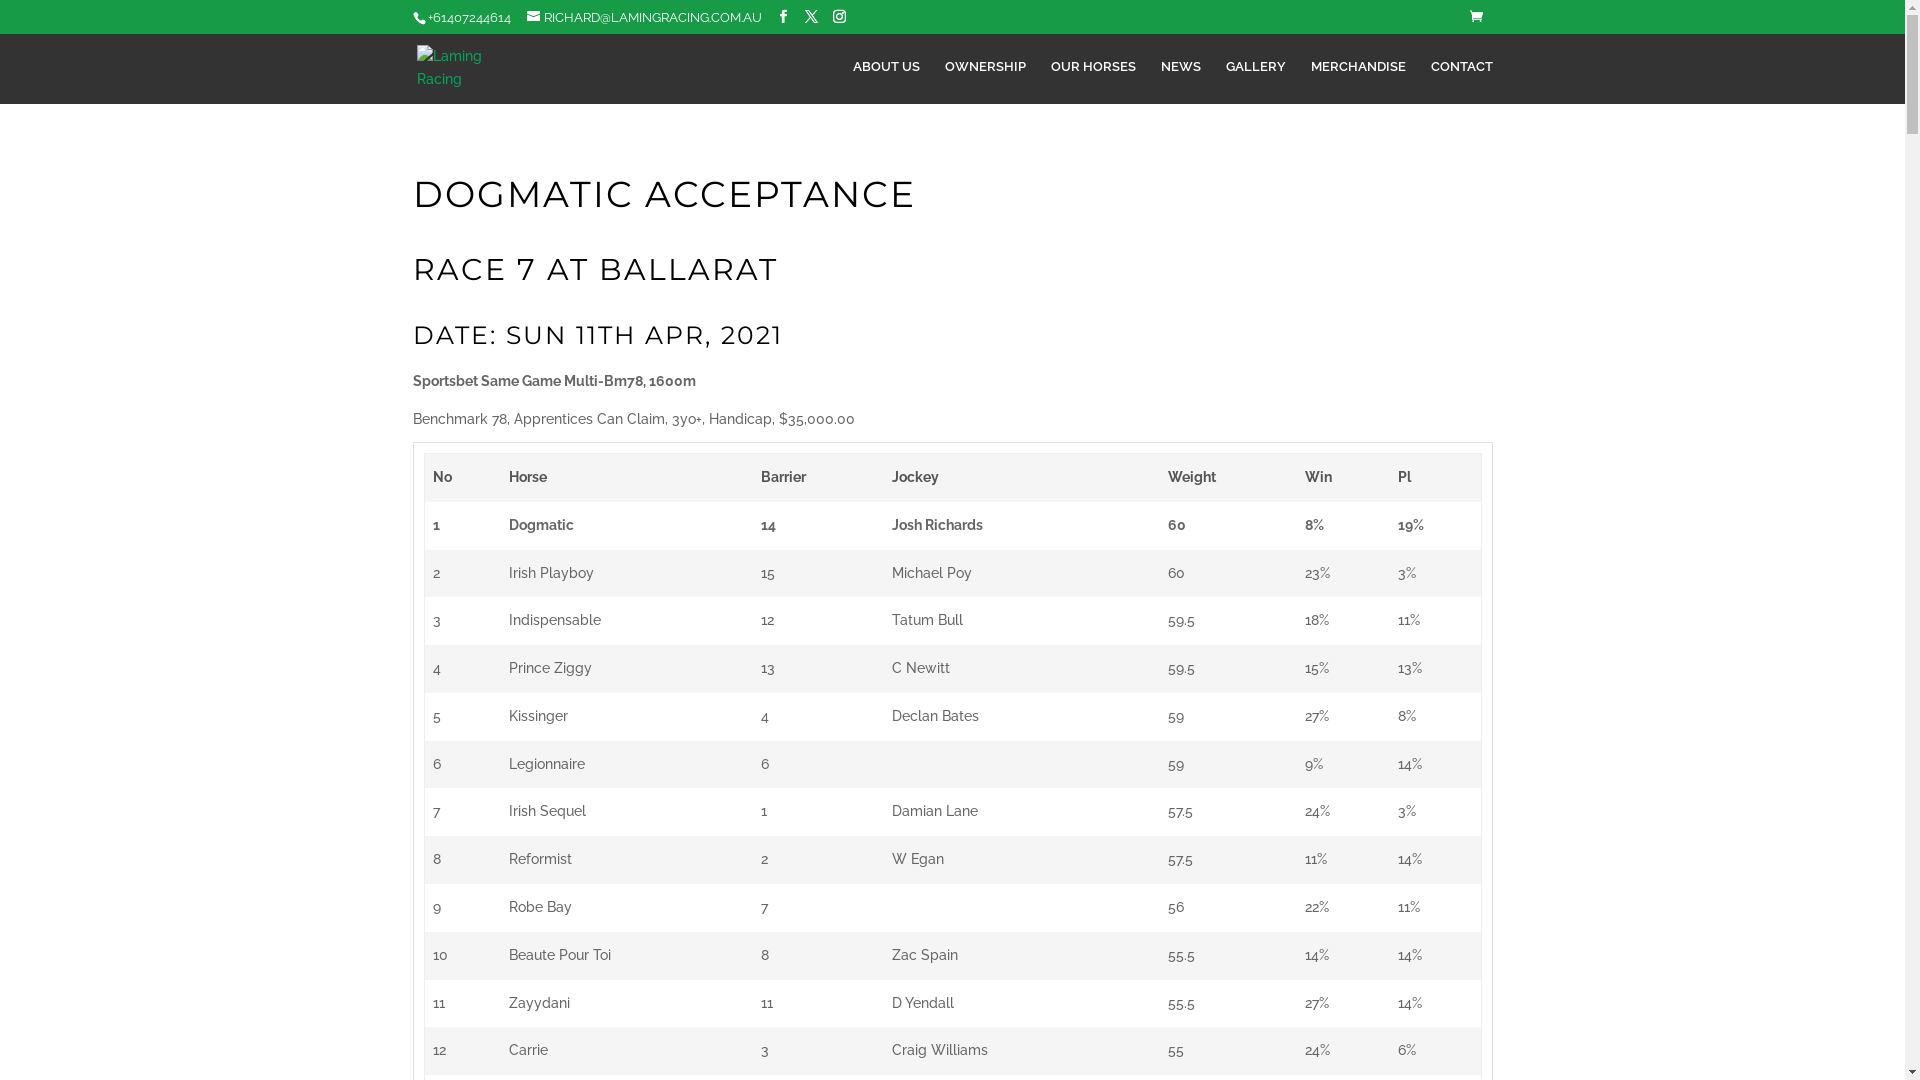 This screenshot has width=1920, height=1080. Describe the element at coordinates (1049, 80) in the screenshot. I see `'OUR HORSES'` at that location.